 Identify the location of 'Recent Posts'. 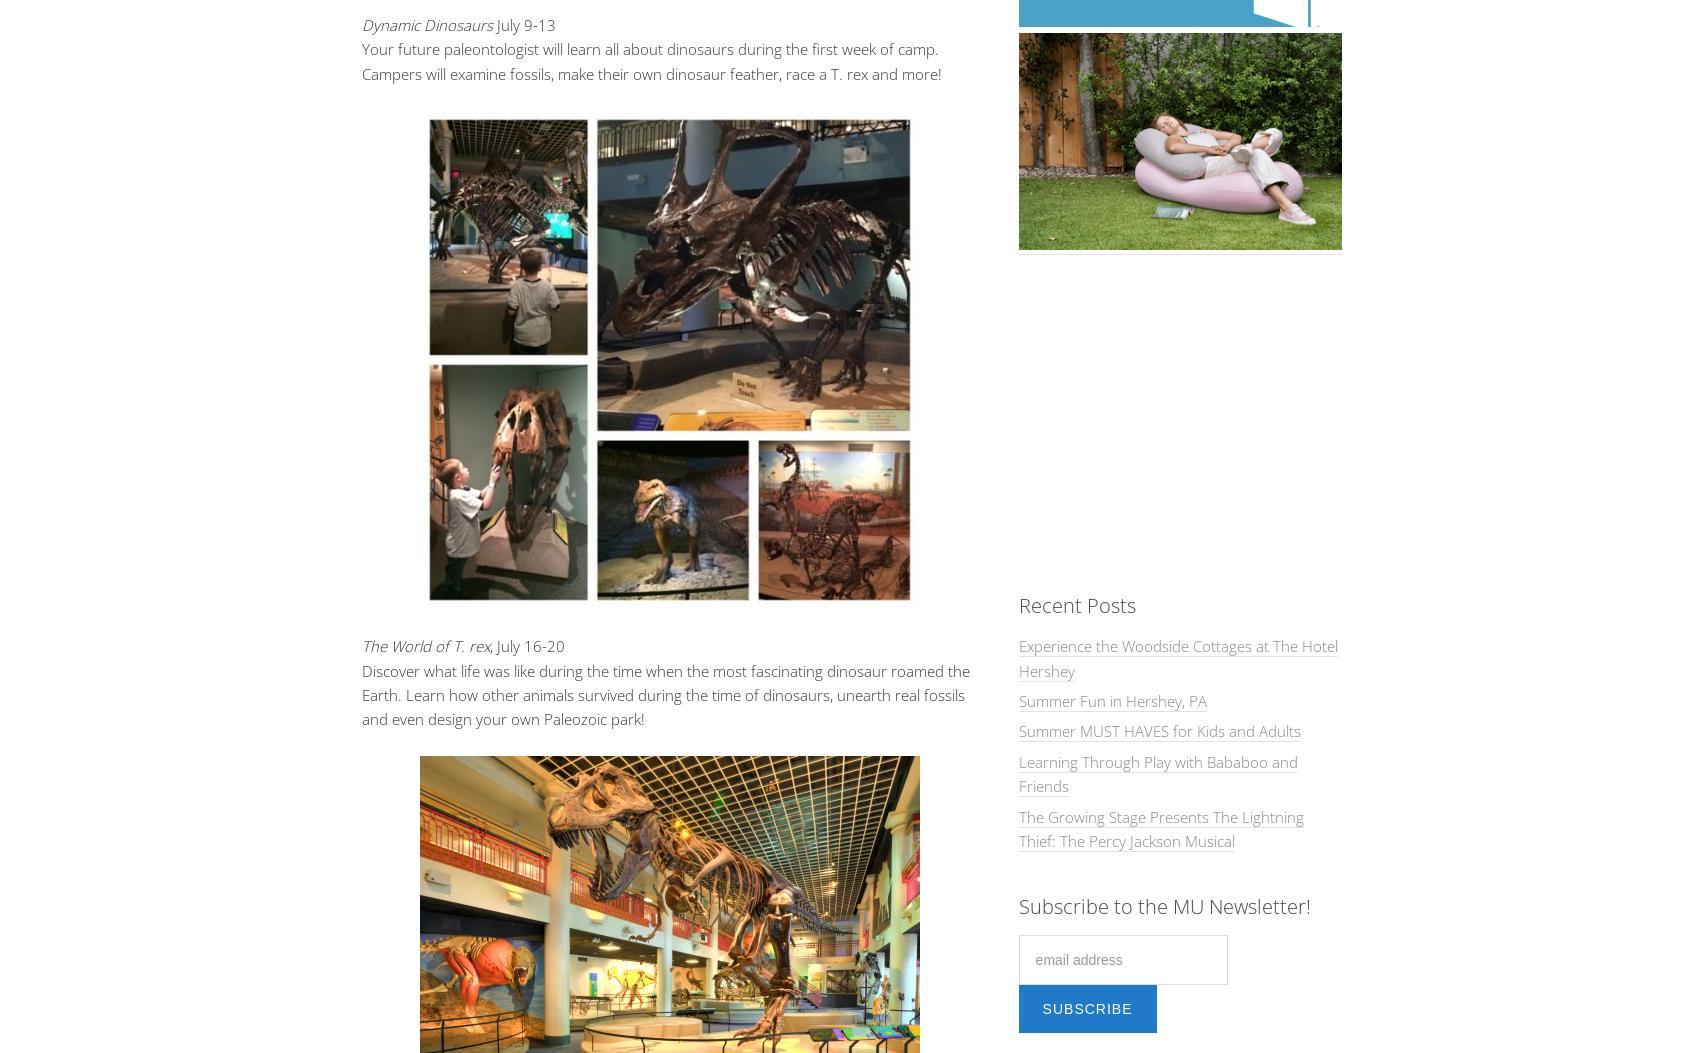
(1075, 605).